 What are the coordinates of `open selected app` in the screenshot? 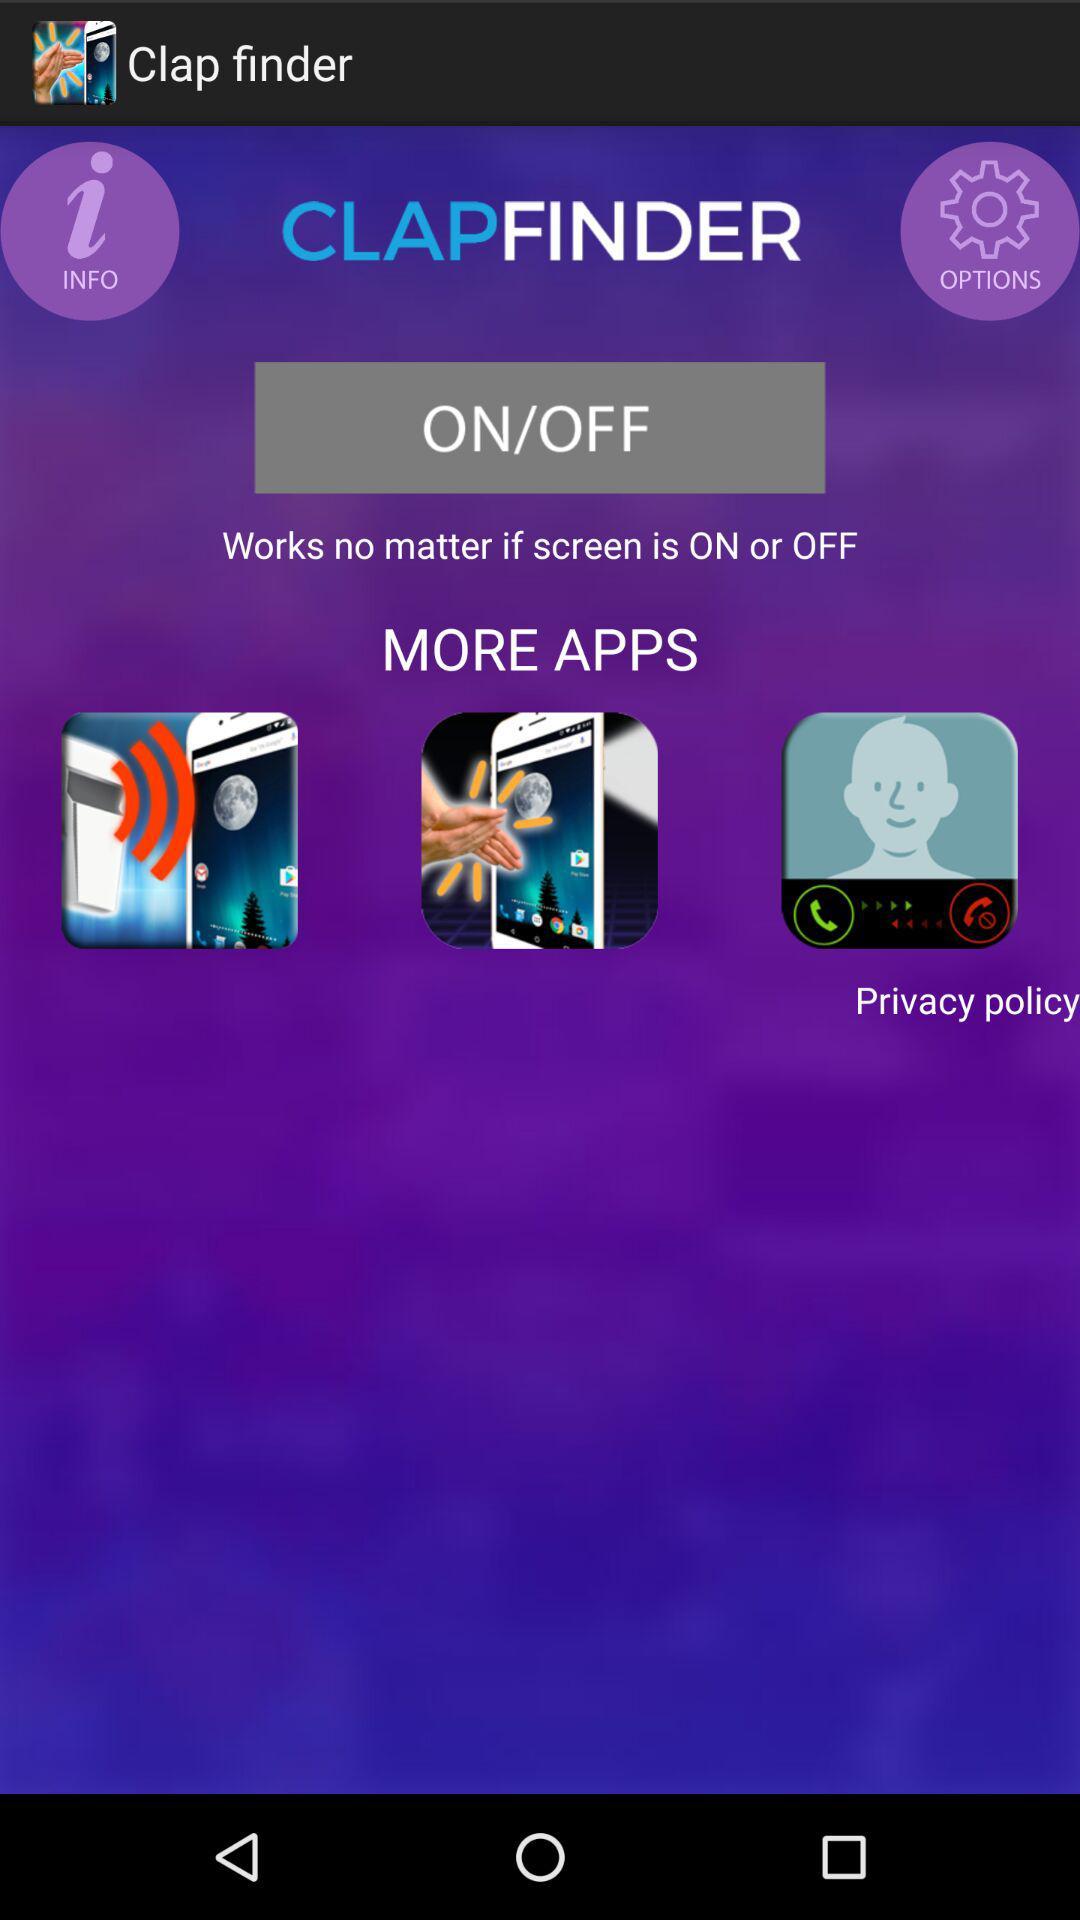 It's located at (540, 830).